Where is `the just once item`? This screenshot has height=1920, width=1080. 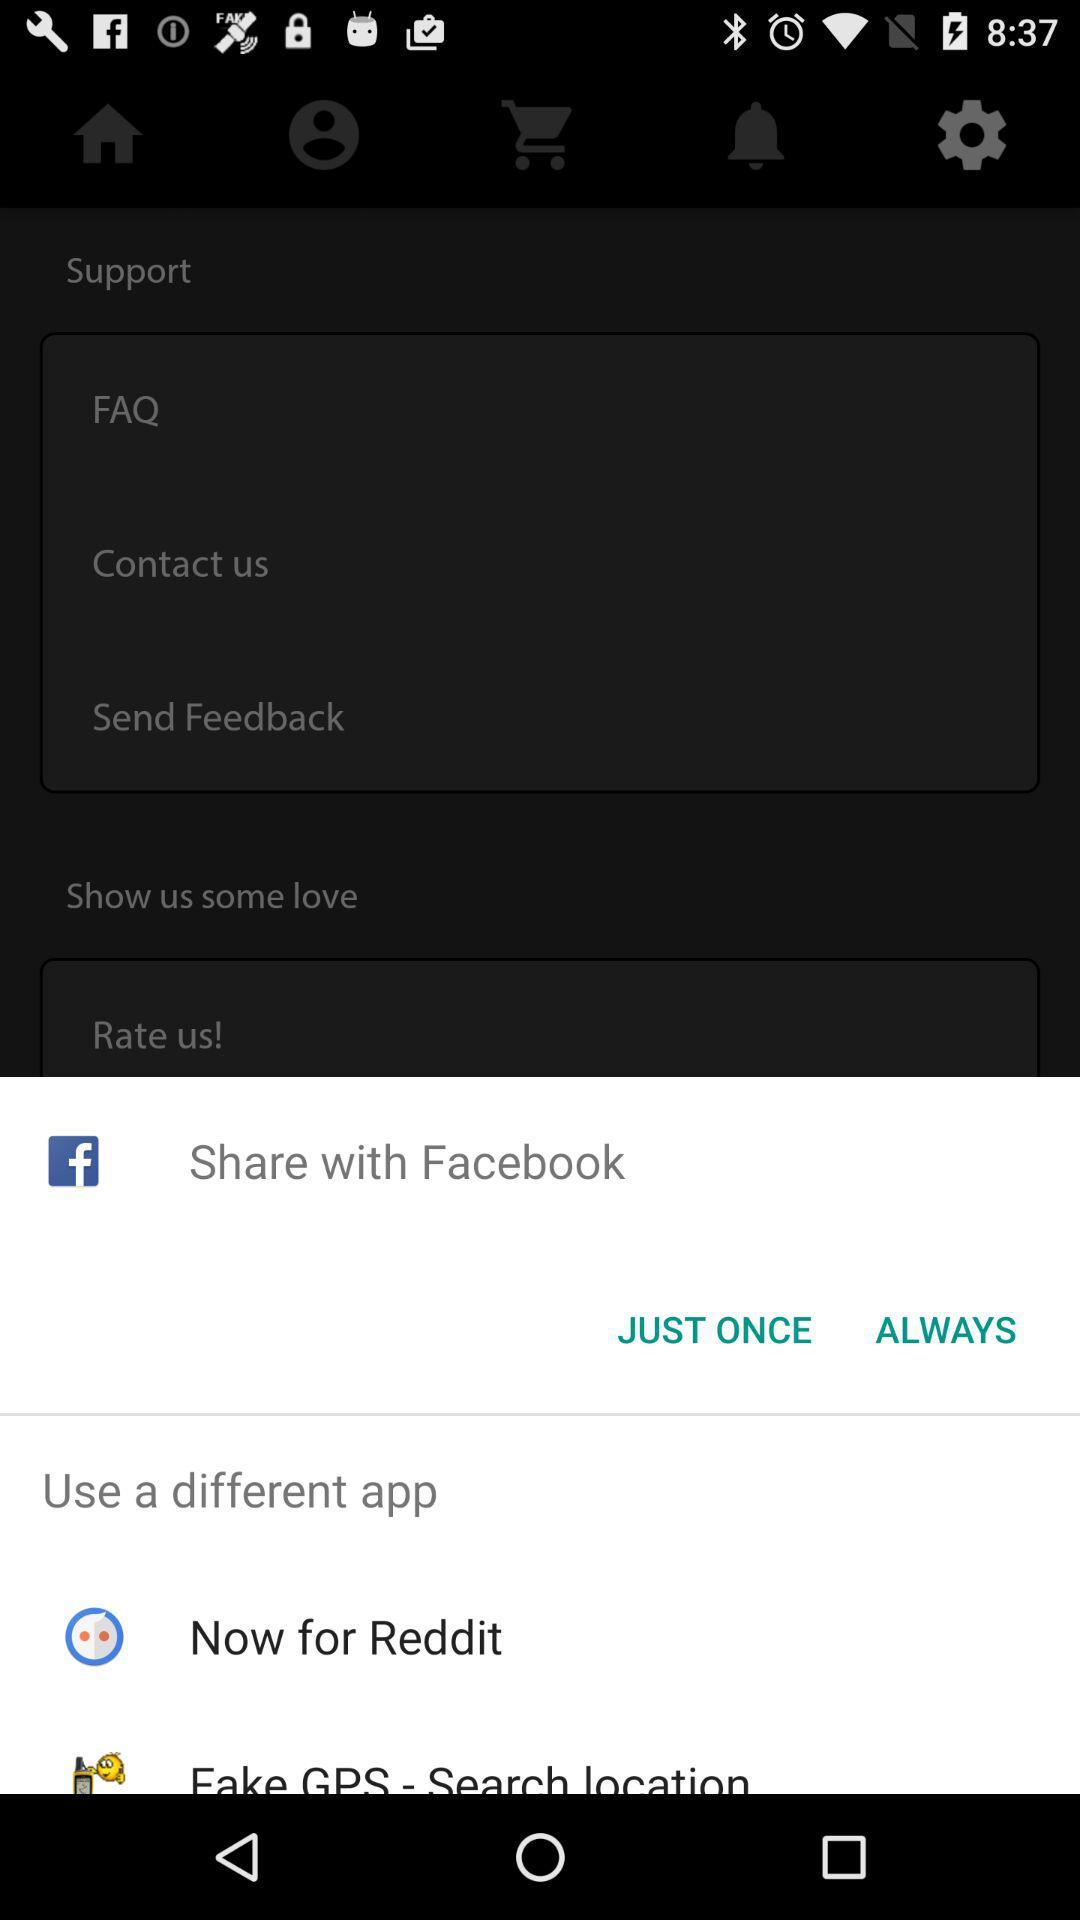 the just once item is located at coordinates (713, 1329).